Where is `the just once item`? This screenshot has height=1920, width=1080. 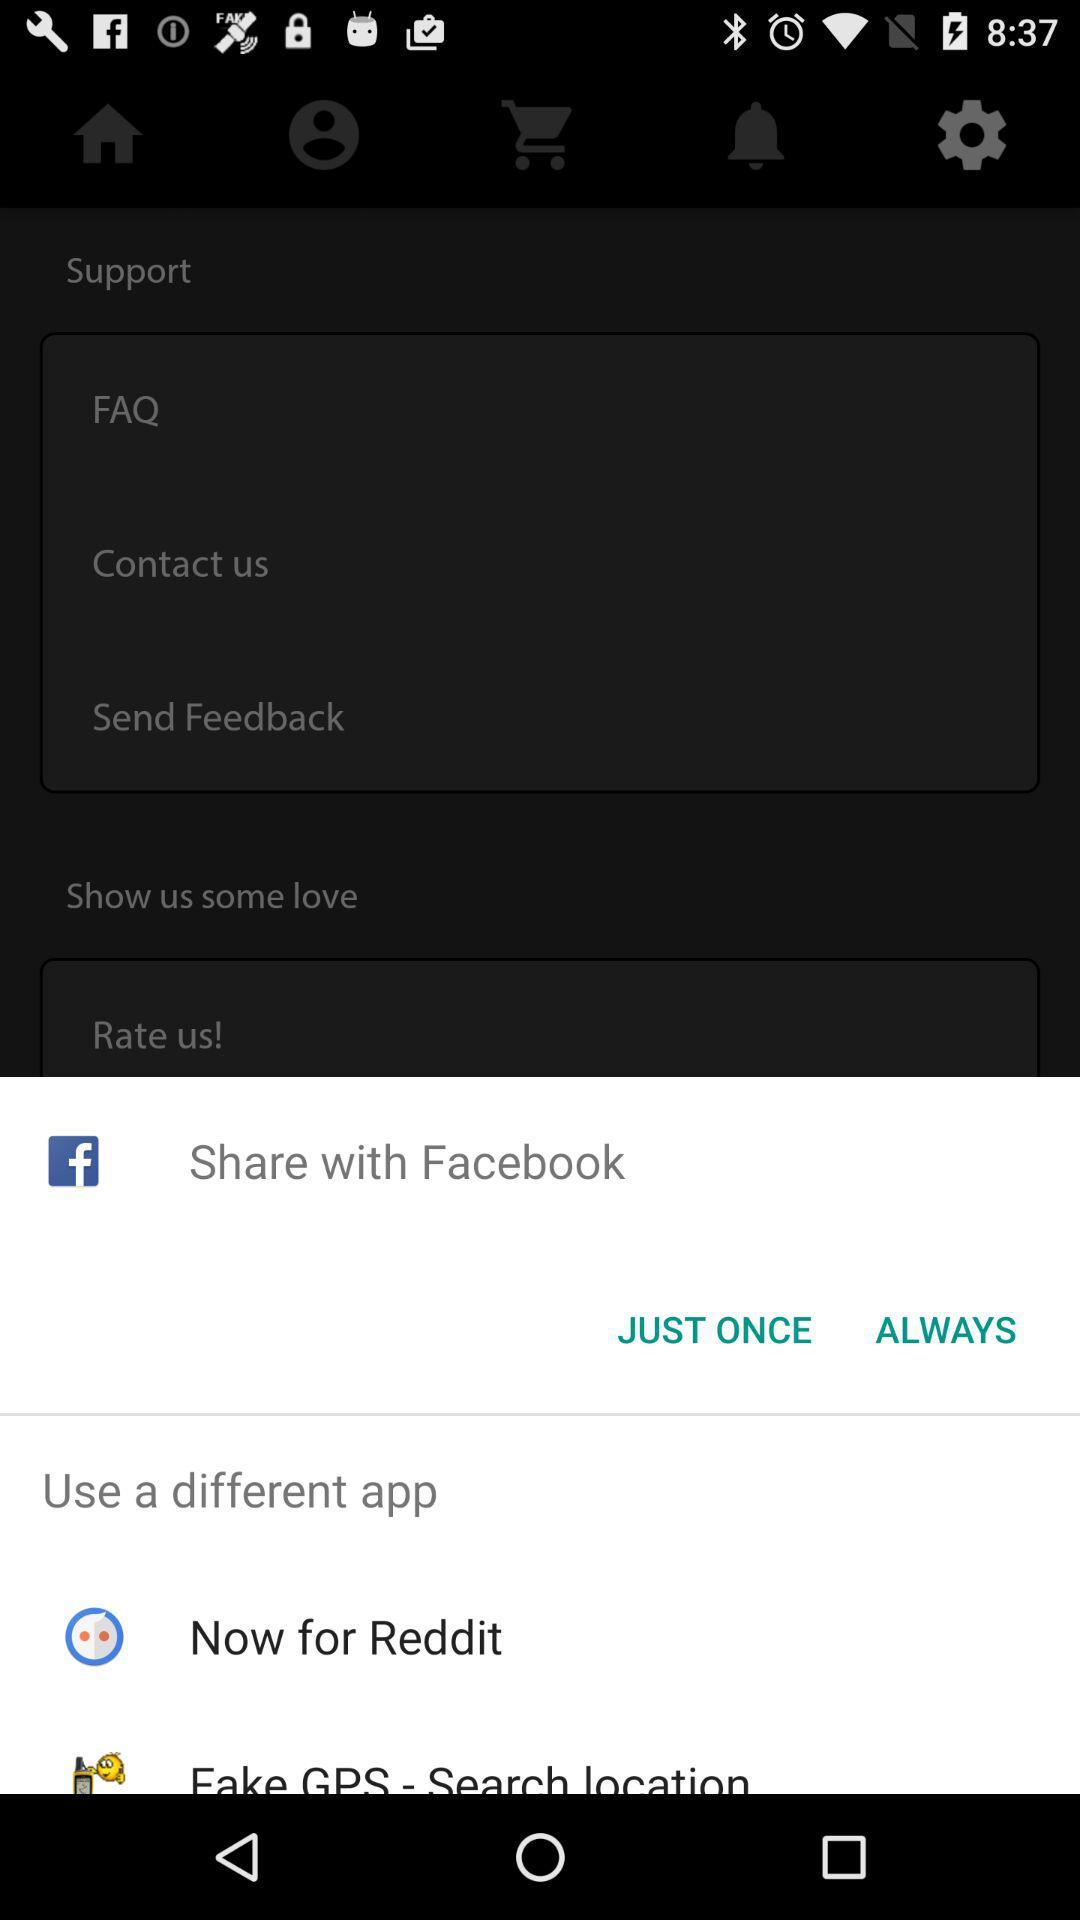 the just once item is located at coordinates (713, 1329).